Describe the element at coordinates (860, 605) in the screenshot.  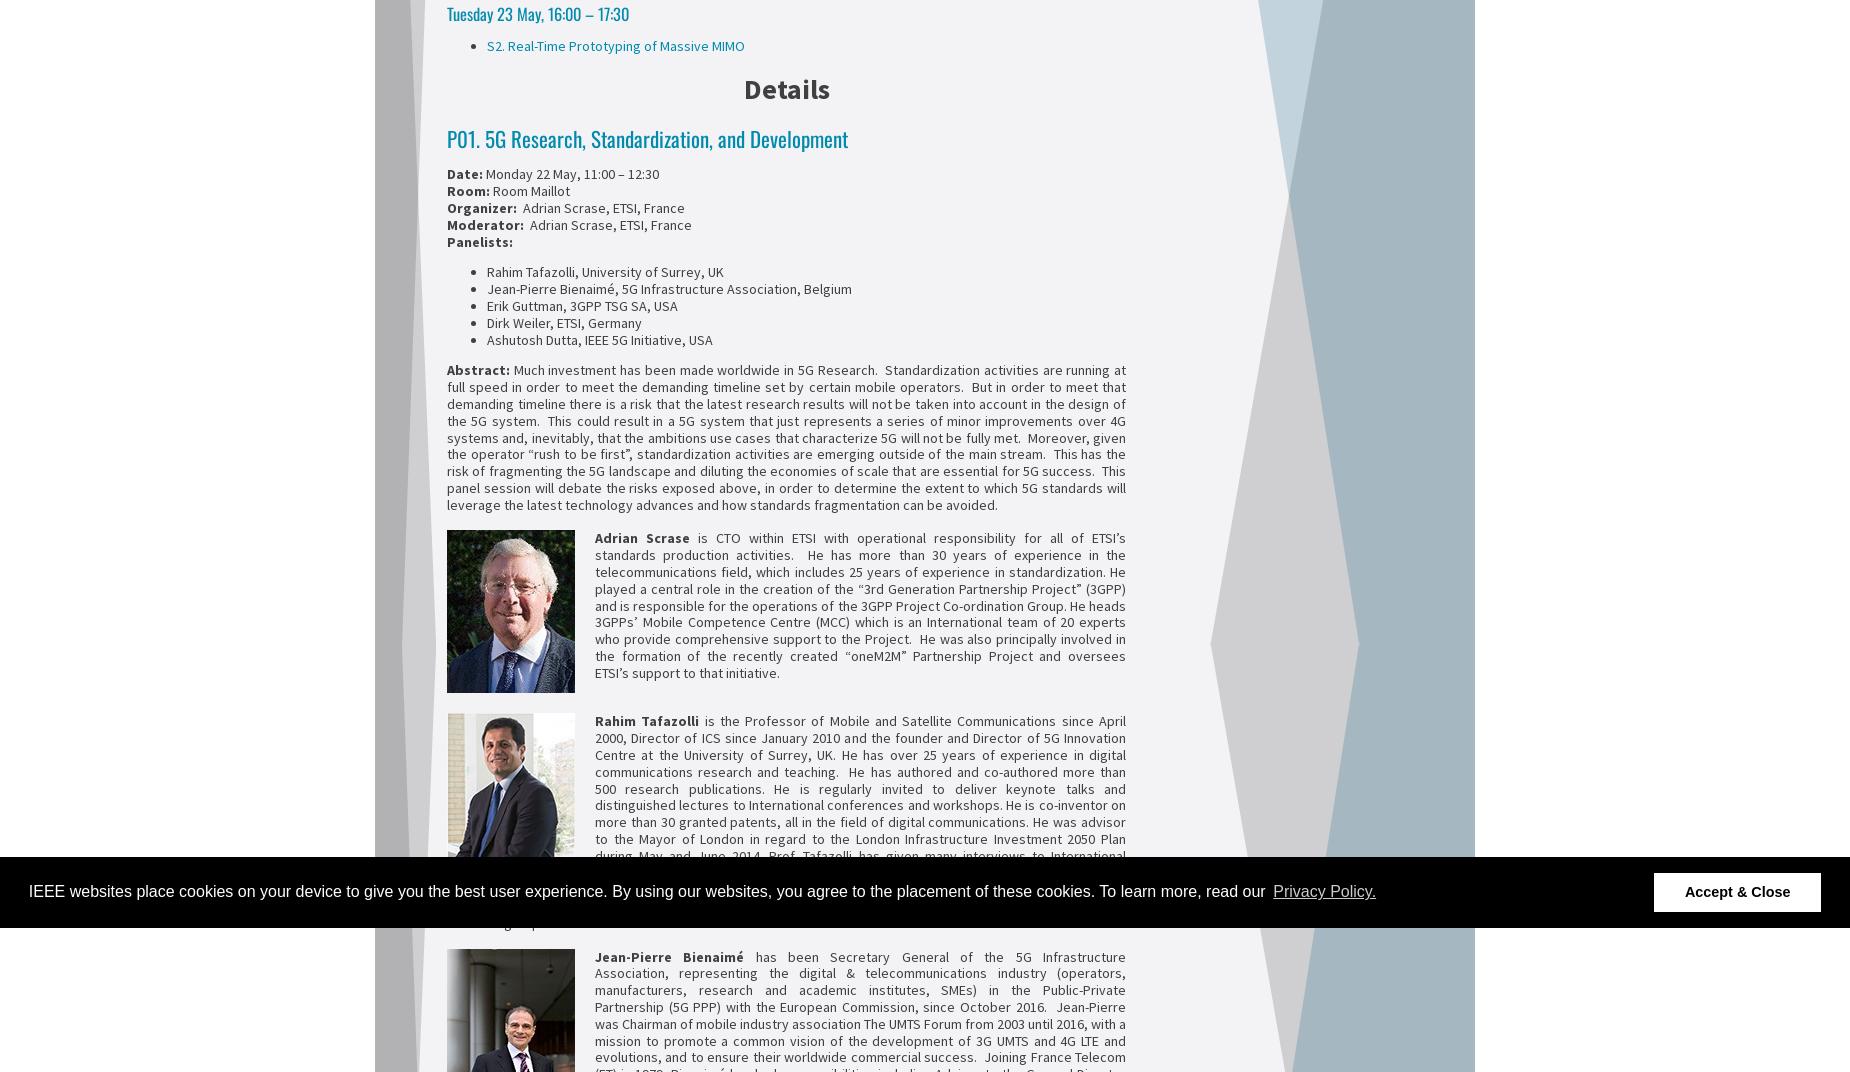
I see `'is CTO within ETSI with operational responsibility for all of ETSI’s standards production activities.  He has more than 30 years of experience in the telecommunications field, which includes 25 years of experience in standardization. He played a central role in the creation of the “3rd Generation Partnership Project” (3GPP) and is responsible for the operations of the 3GPP Project Co-ordination Group. He heads 3GPPs’ Mobile Competence Centre (MCC) which is an International team of 20 experts who provide comprehensive support to the Project.  He was also principally involved in the formation of the recently created “oneM2M” Partnership Project and oversees ETSI’s support to that initiative.'` at that location.